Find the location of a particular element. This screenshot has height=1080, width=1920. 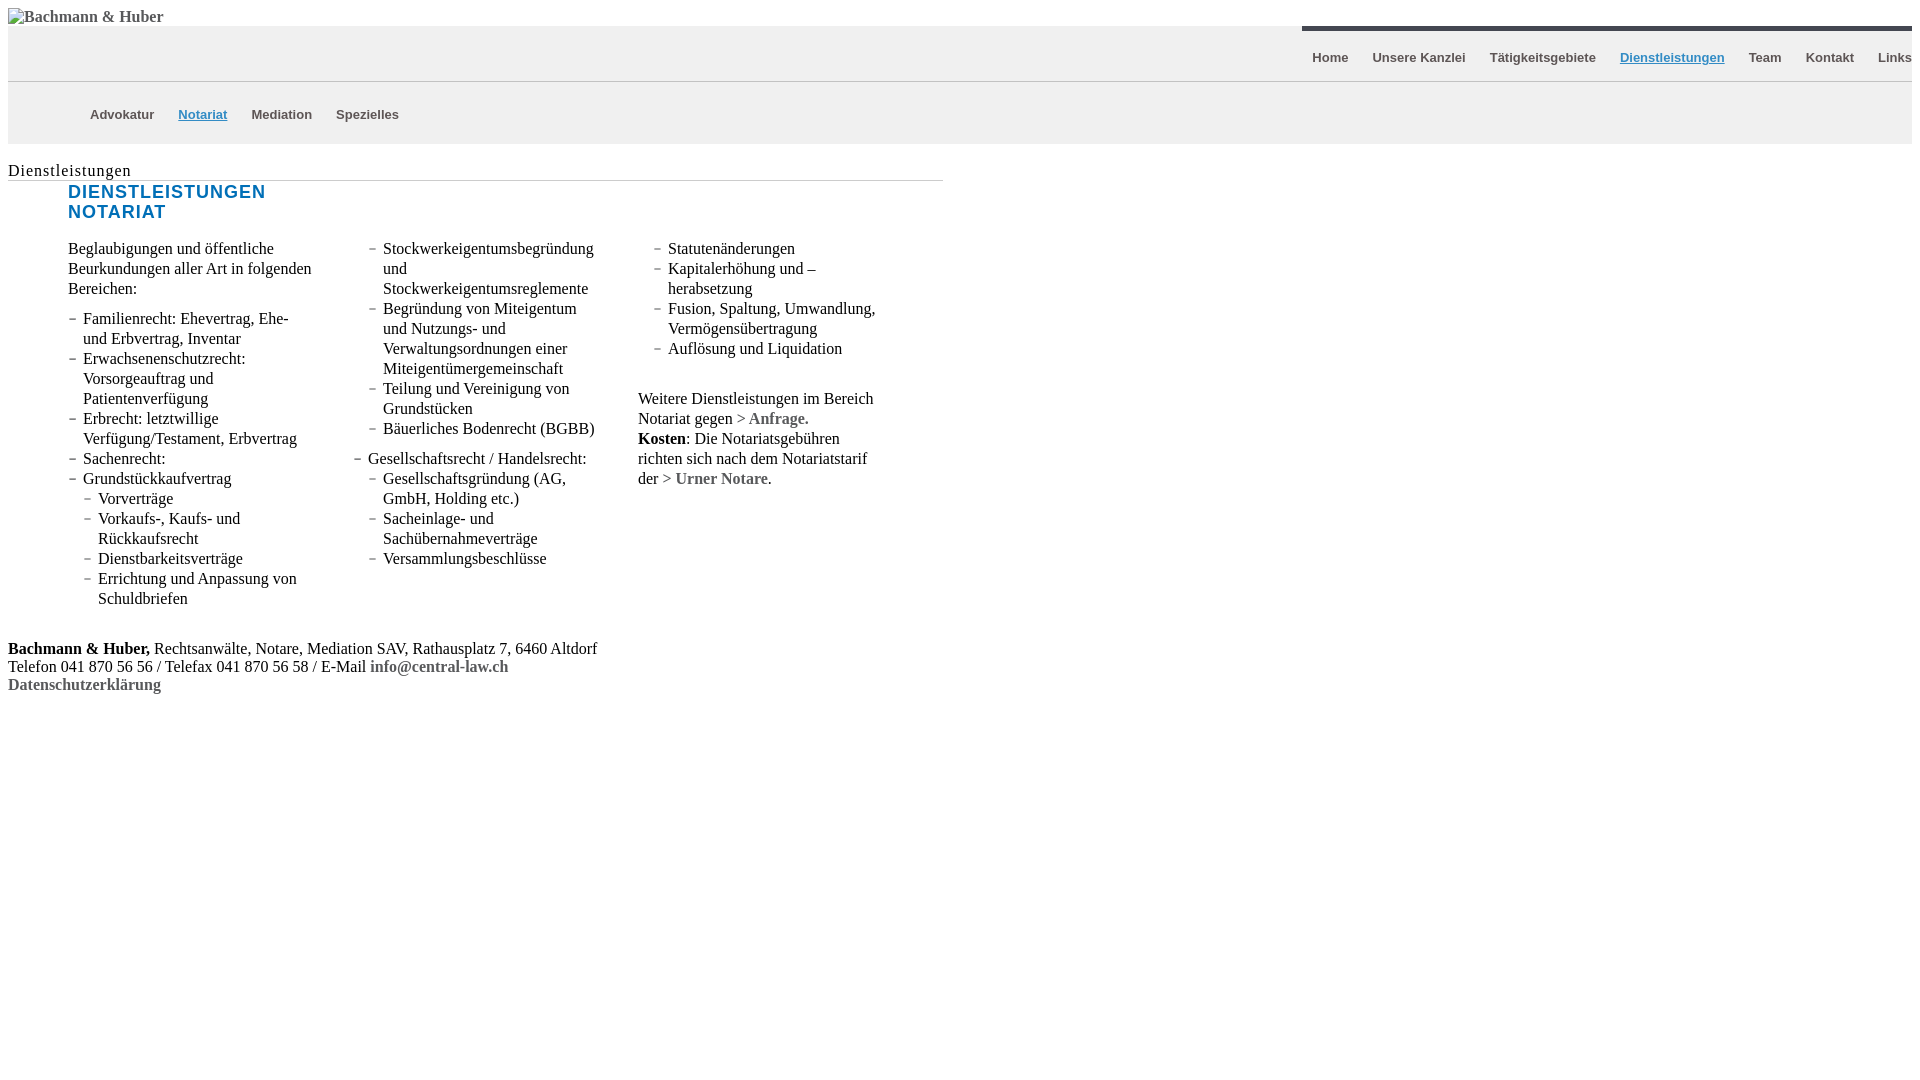

'Home' is located at coordinates (1329, 56).